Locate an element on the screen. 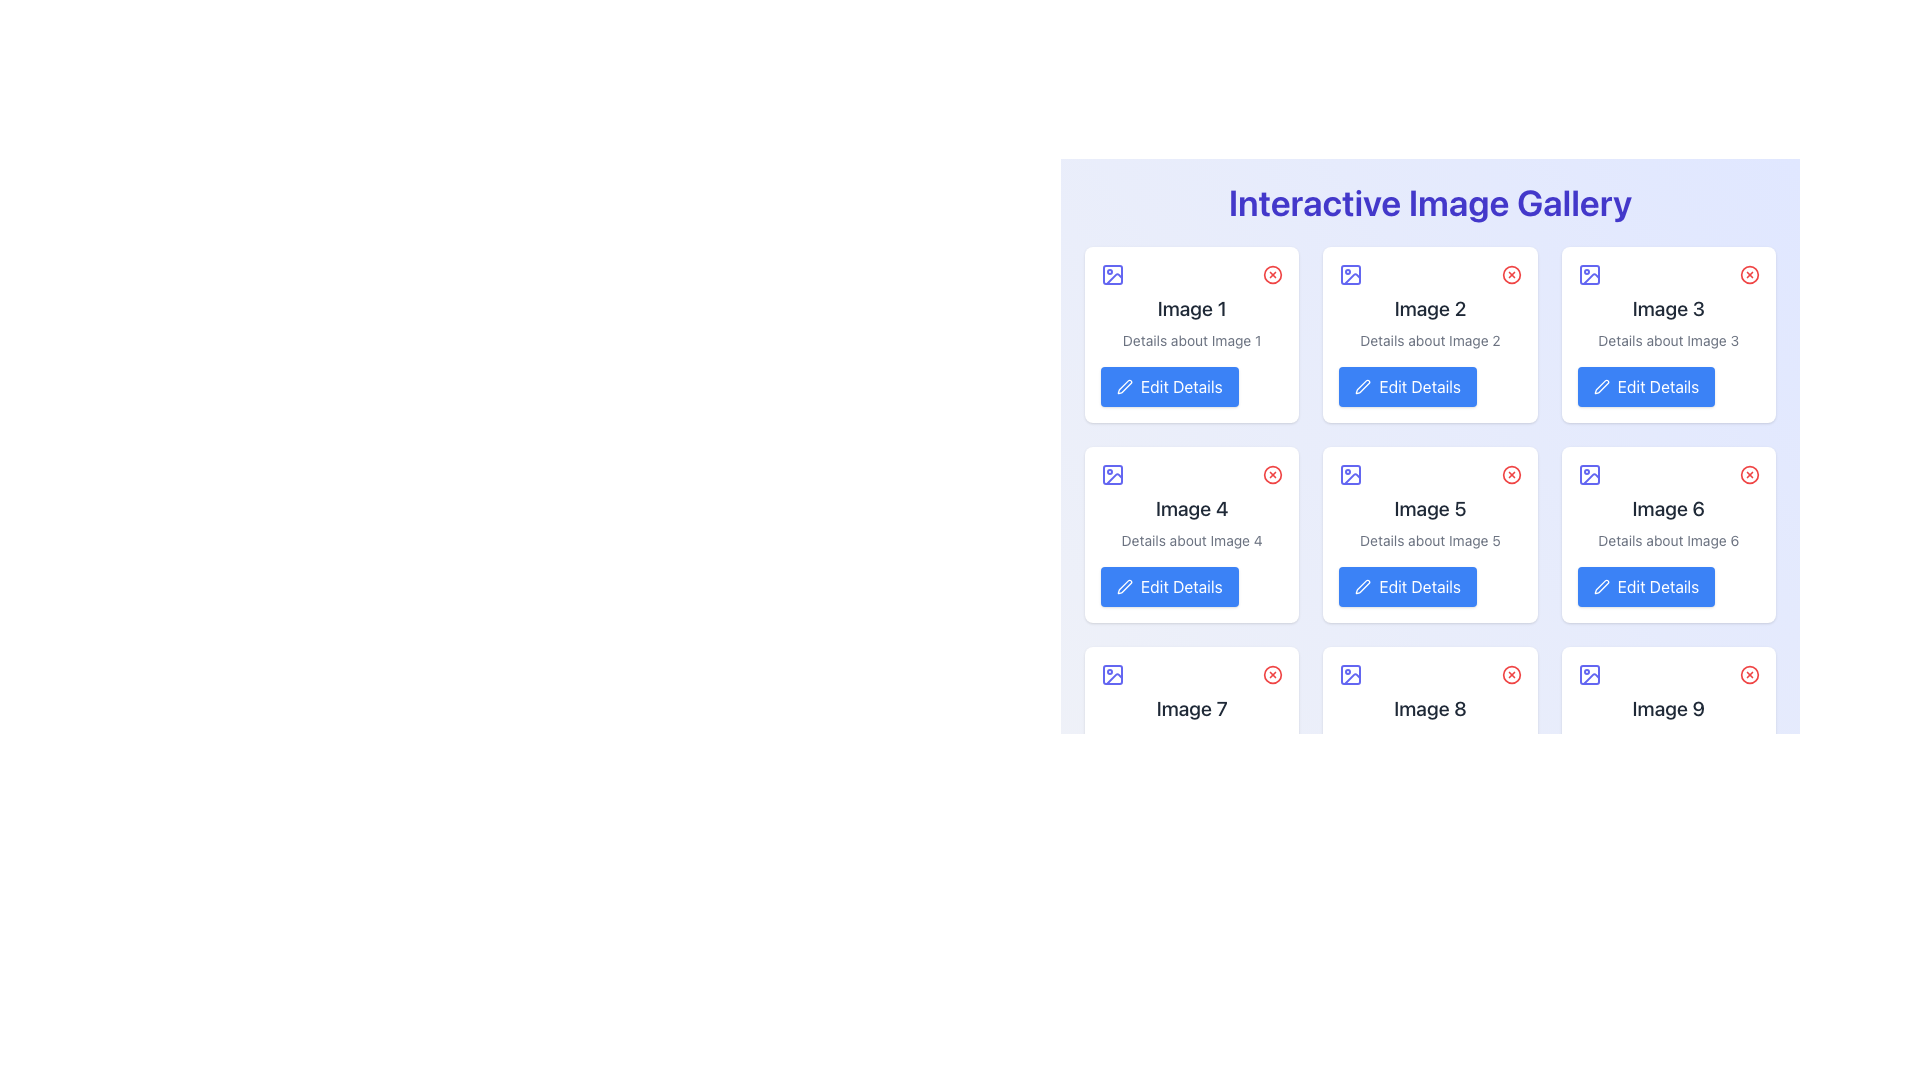  the circular outline of the delete icon located at the upper-right corner of the 8th image card in the grid layout is located at coordinates (1511, 675).